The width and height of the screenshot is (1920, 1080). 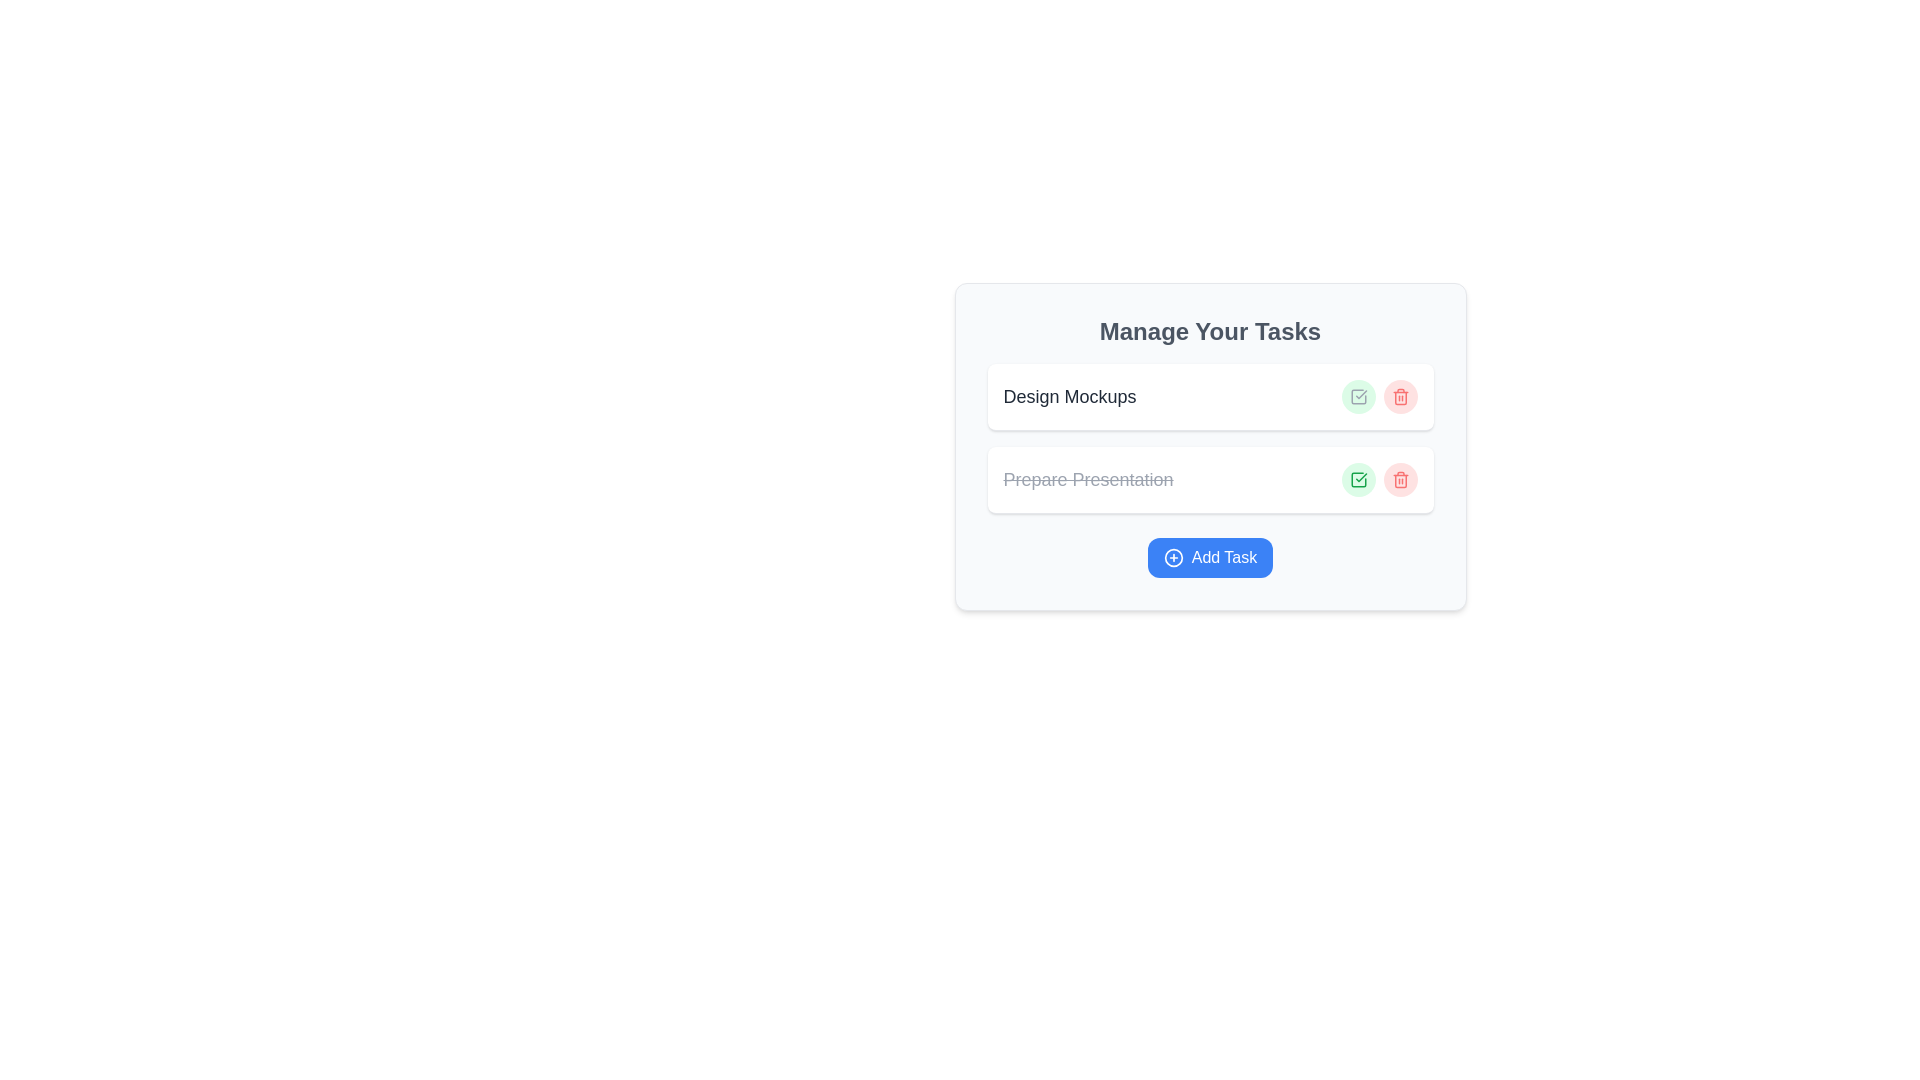 I want to click on the 'Add Task' button located at the bottom center of the task management card under 'Design Mockups' and 'Prepare Presentation', so click(x=1209, y=558).